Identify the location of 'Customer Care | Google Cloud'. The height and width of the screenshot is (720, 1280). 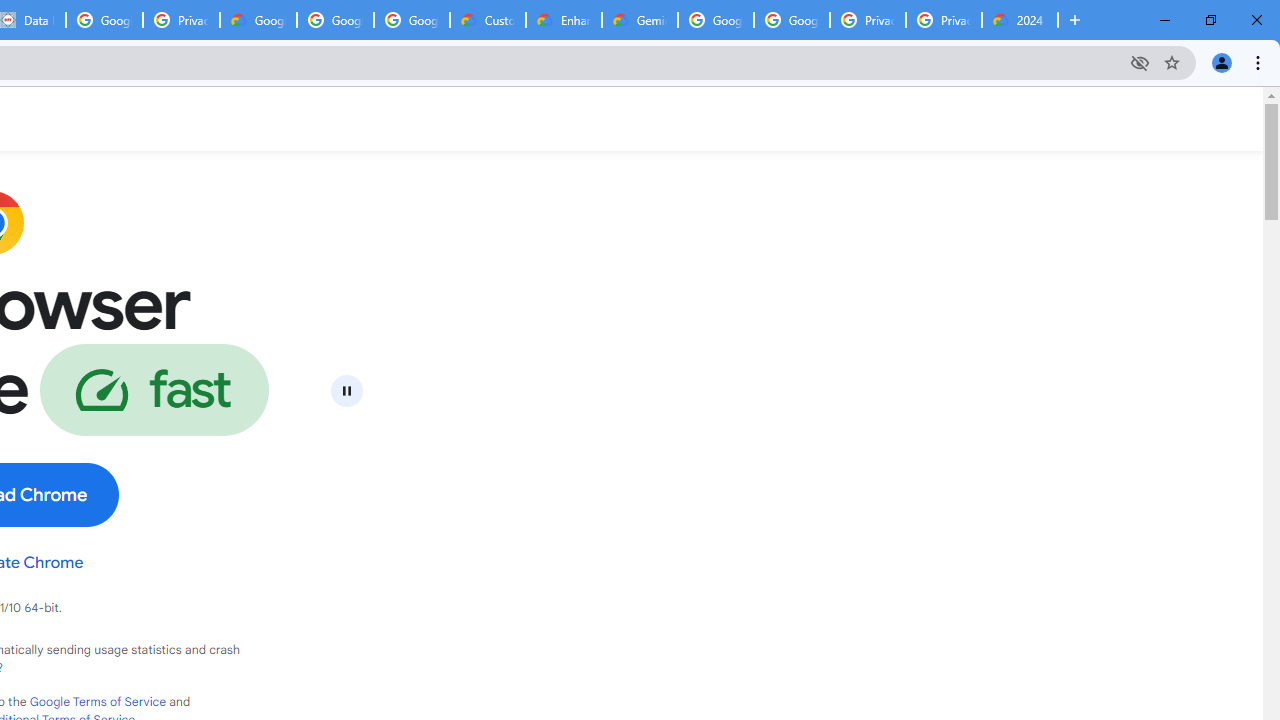
(488, 20).